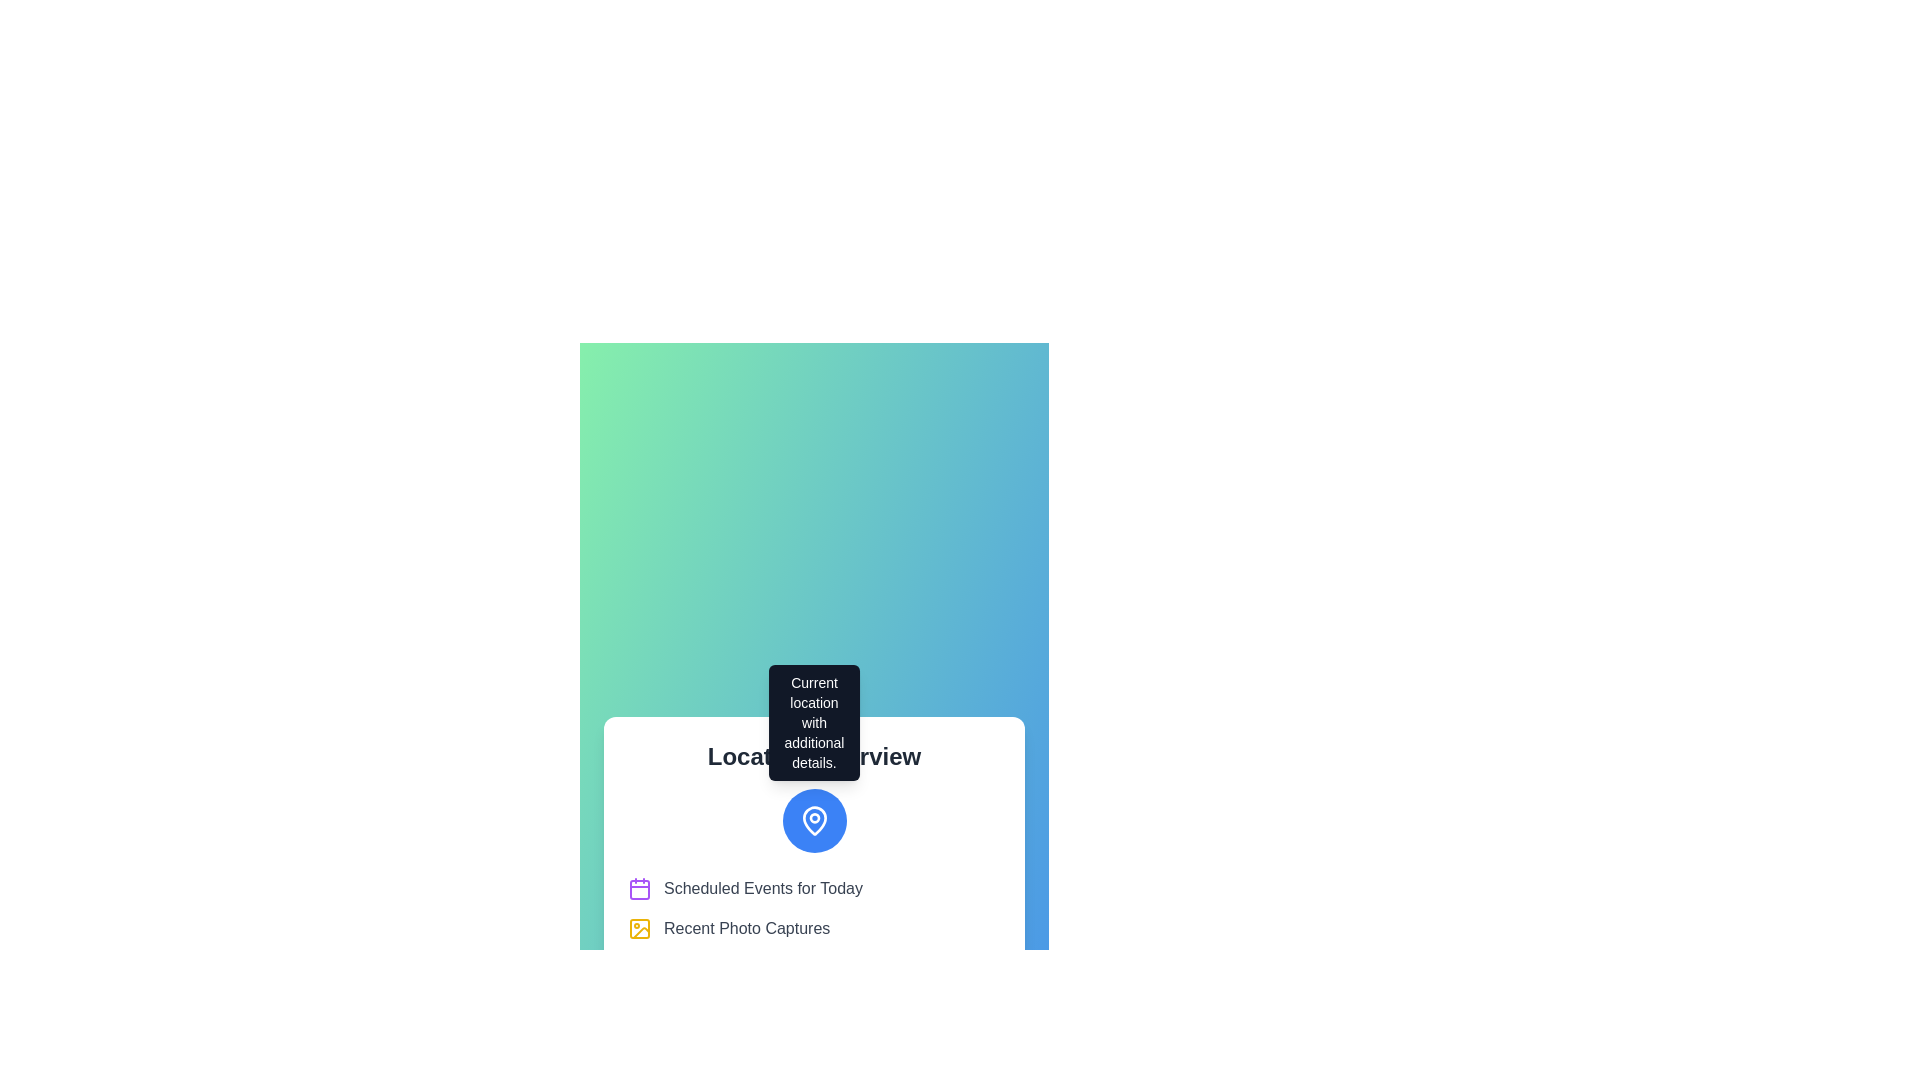  I want to click on the calendar icon located to the left of the text 'Scheduled Events for Today', which serves as a visual indicator for accessing event scheduling functionality, so click(638, 887).